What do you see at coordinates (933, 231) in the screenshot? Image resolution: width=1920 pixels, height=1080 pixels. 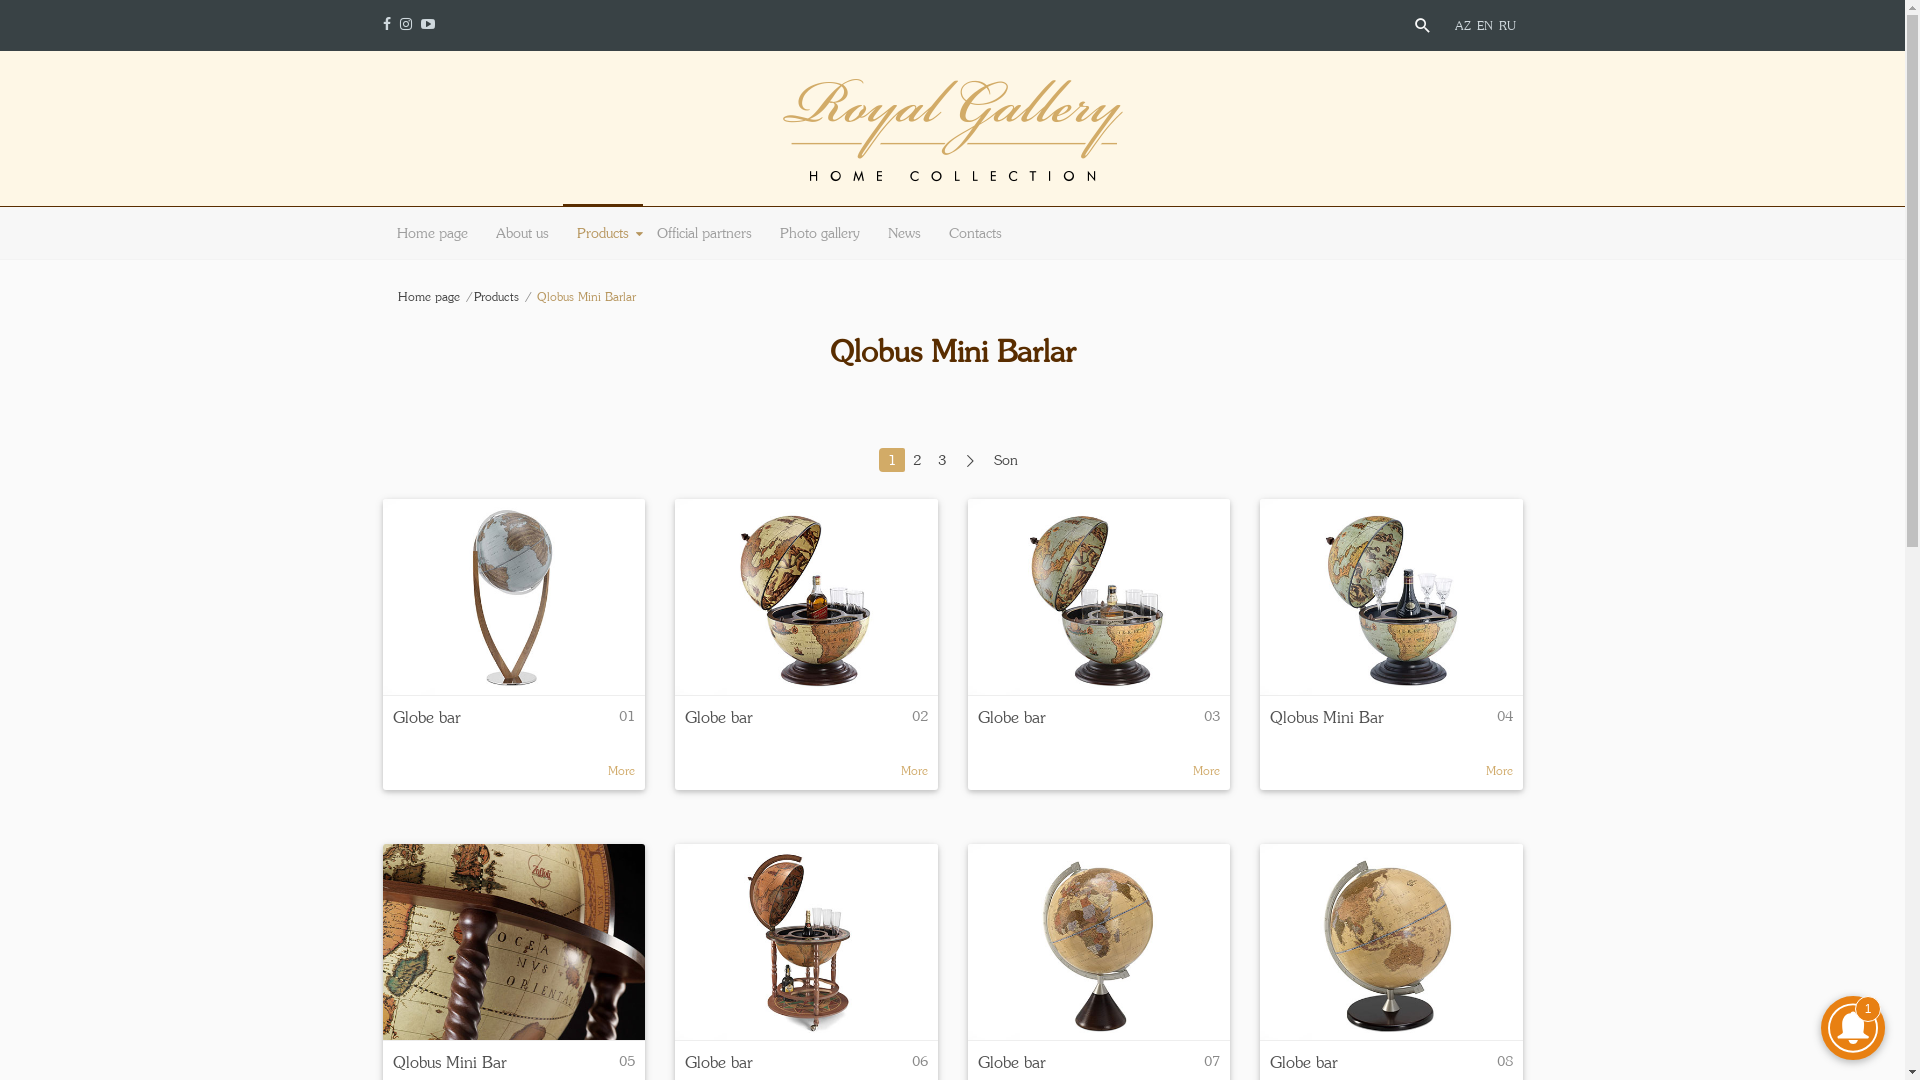 I see `'Contacts'` at bounding box center [933, 231].